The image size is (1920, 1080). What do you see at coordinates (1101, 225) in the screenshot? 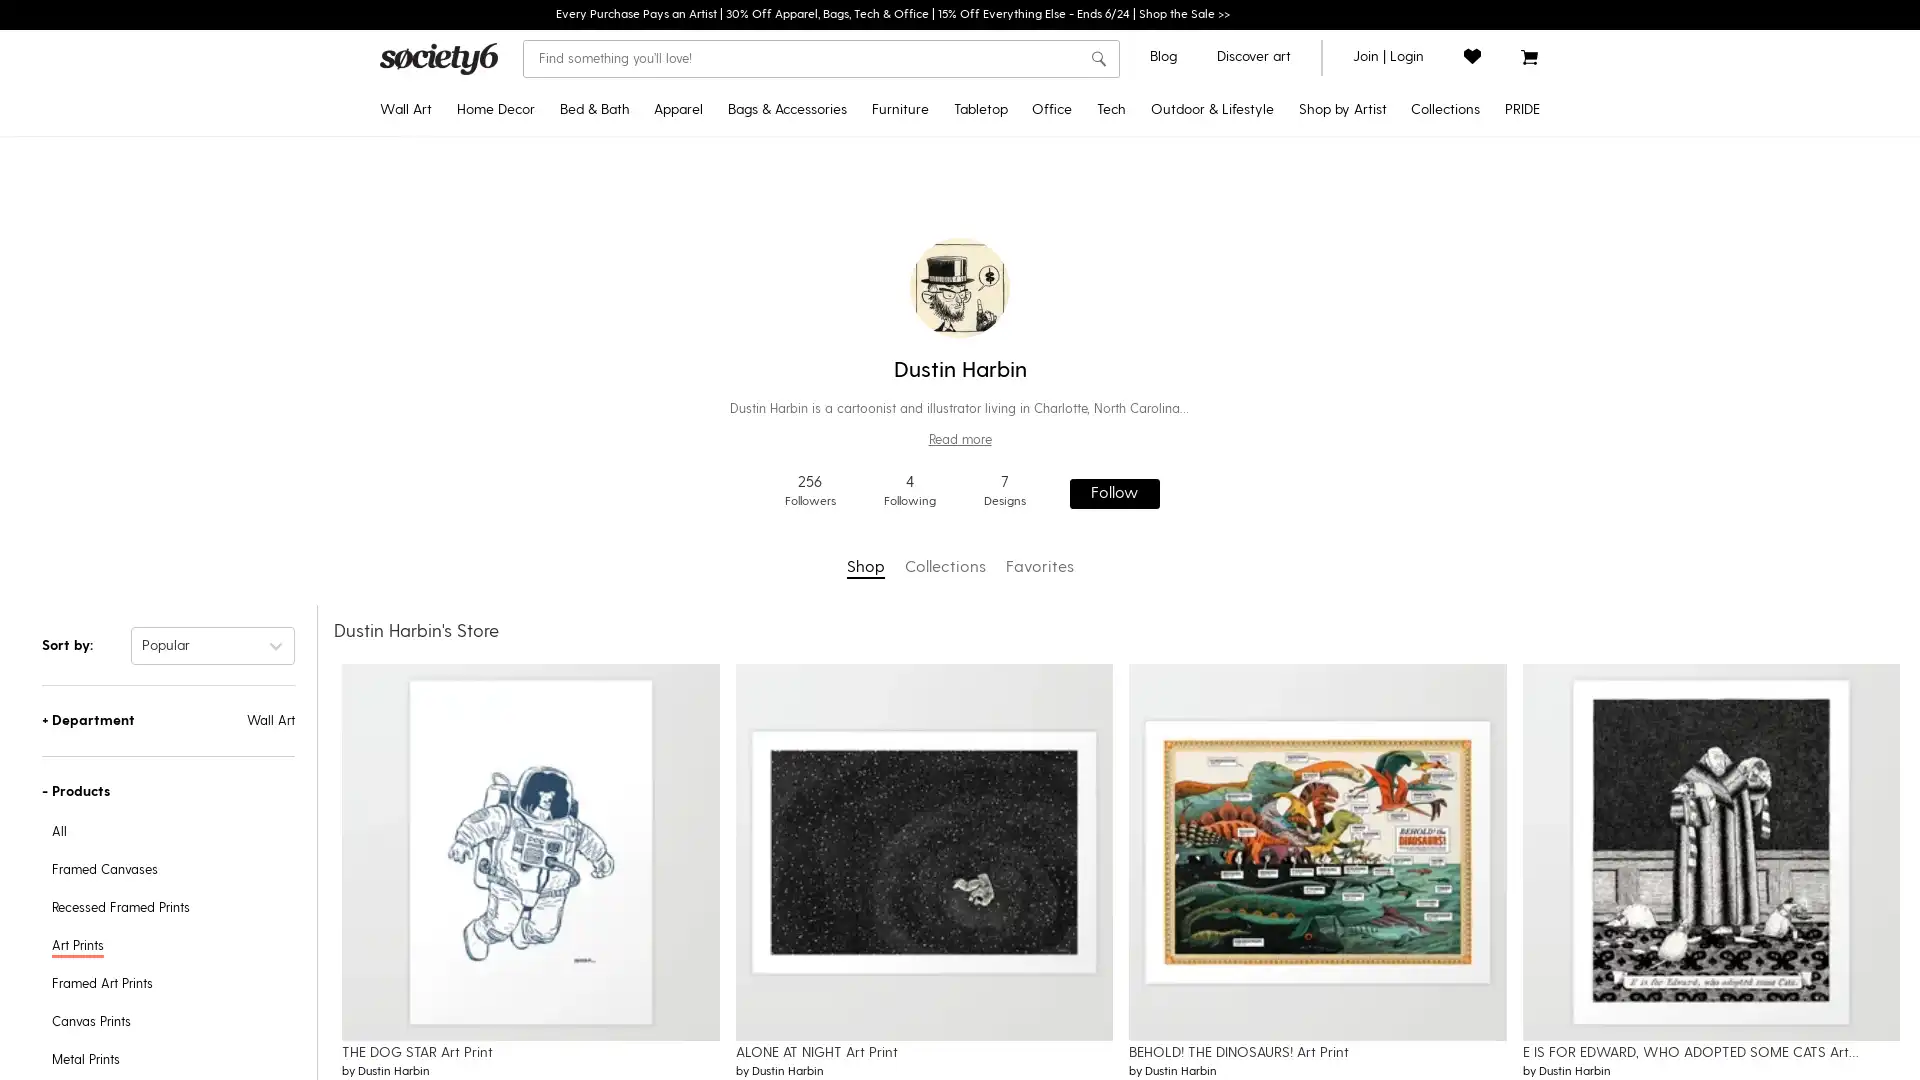
I see `Notebooks` at bounding box center [1101, 225].